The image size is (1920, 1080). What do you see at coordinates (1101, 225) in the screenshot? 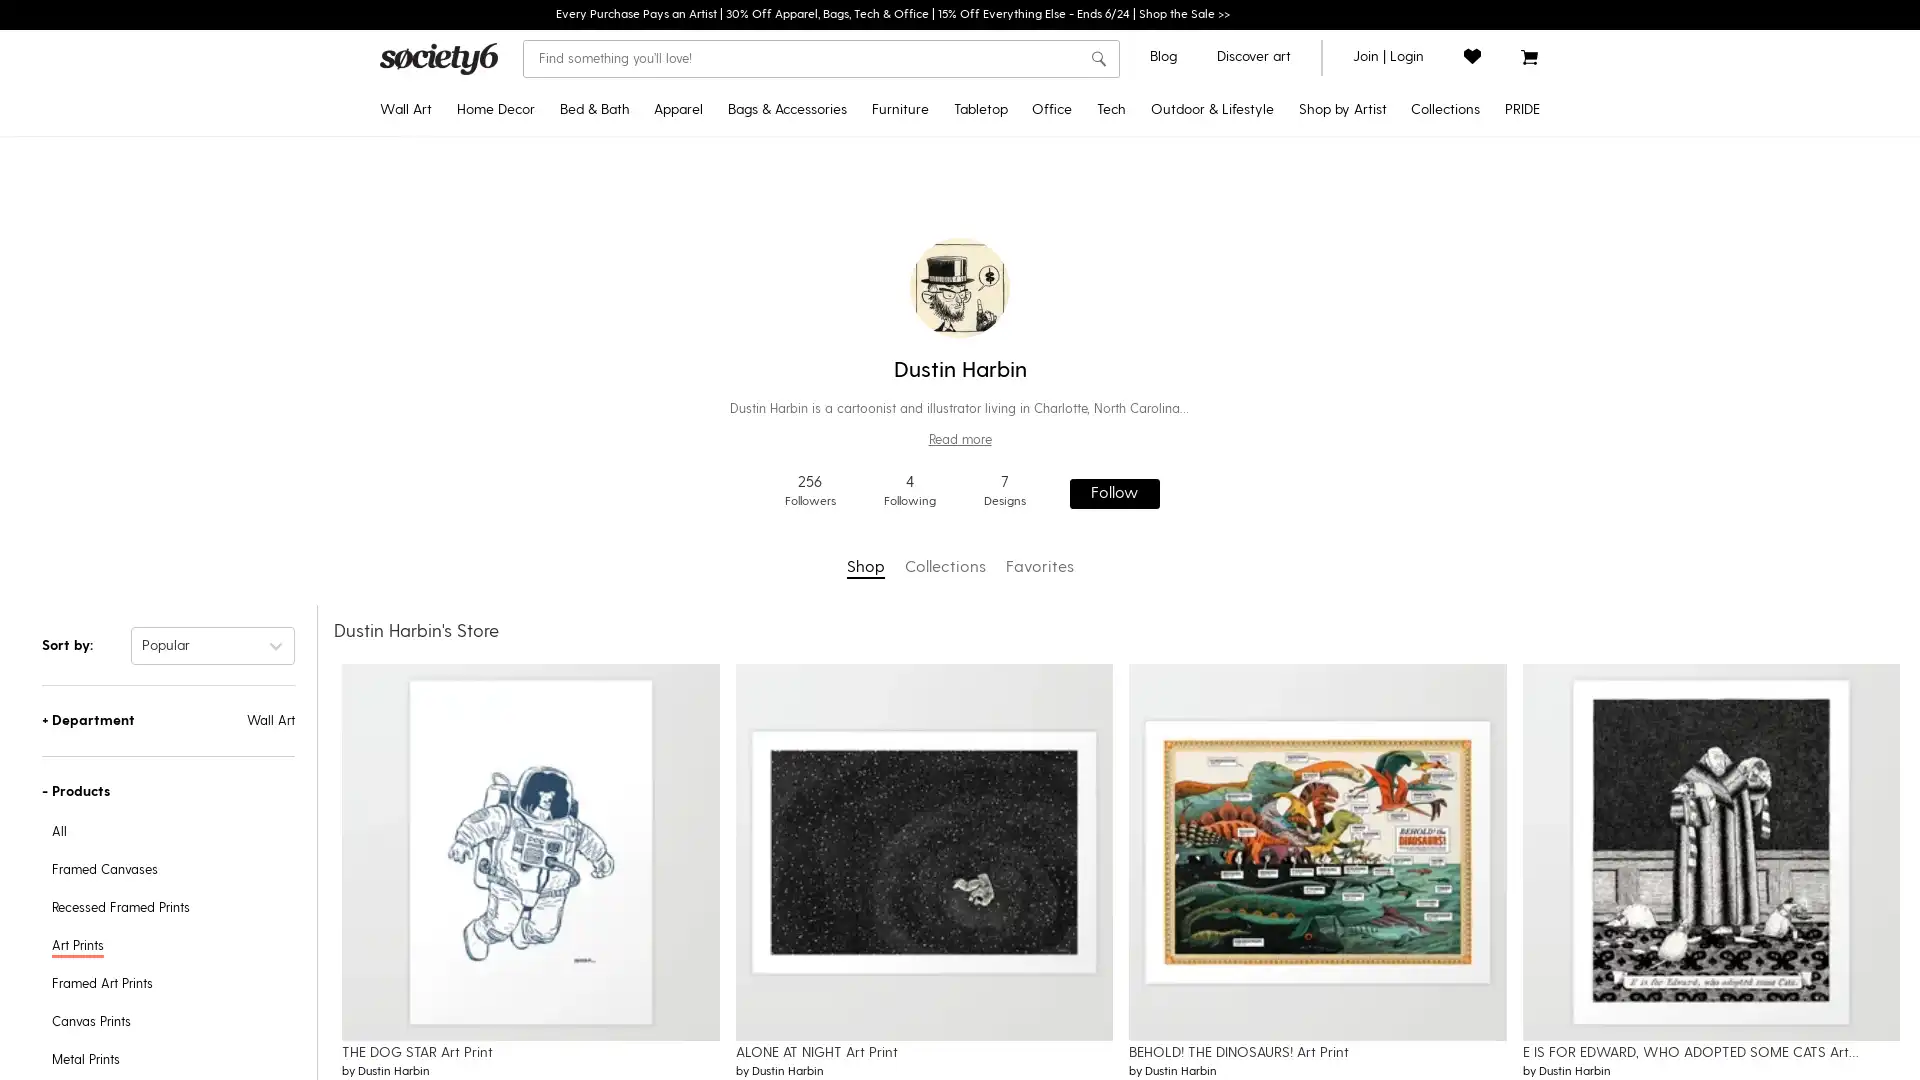
I see `Notebooks` at bounding box center [1101, 225].